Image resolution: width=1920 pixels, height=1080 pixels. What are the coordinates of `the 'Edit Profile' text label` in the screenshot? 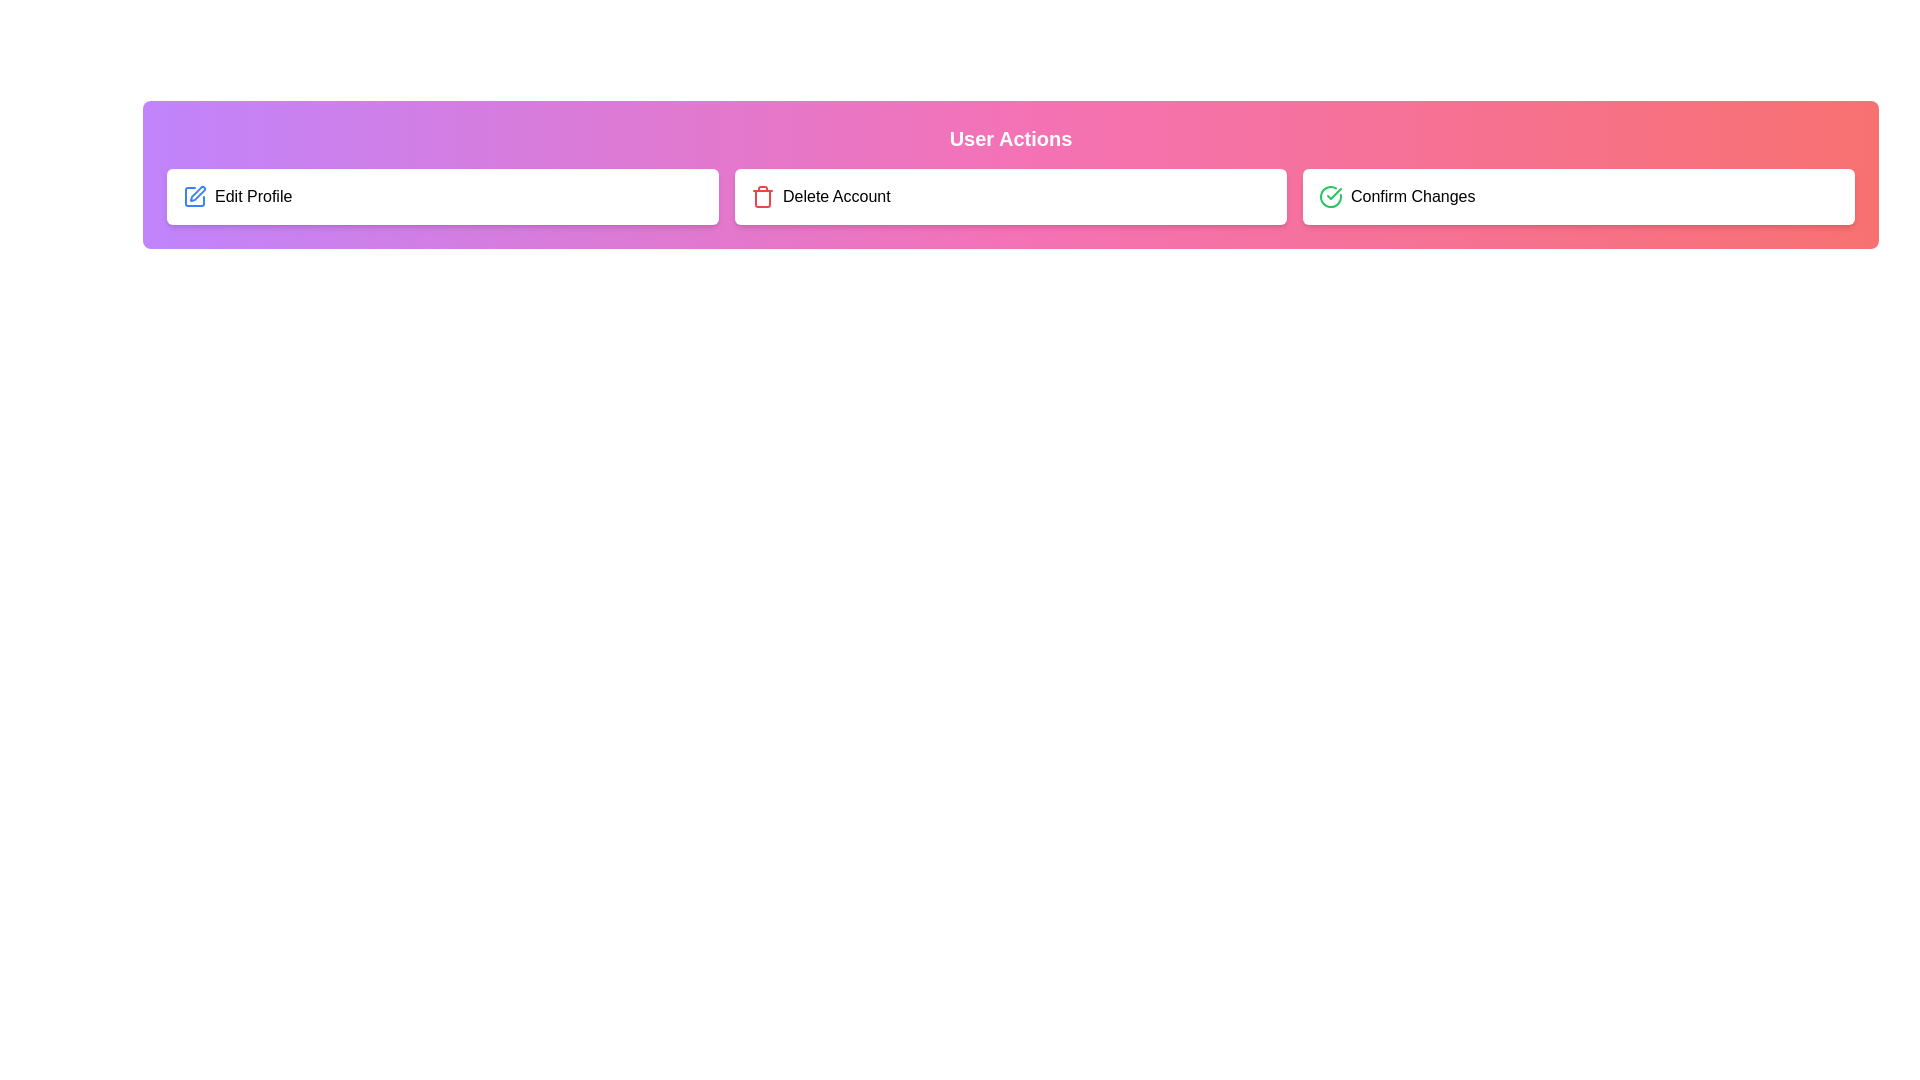 It's located at (252, 196).